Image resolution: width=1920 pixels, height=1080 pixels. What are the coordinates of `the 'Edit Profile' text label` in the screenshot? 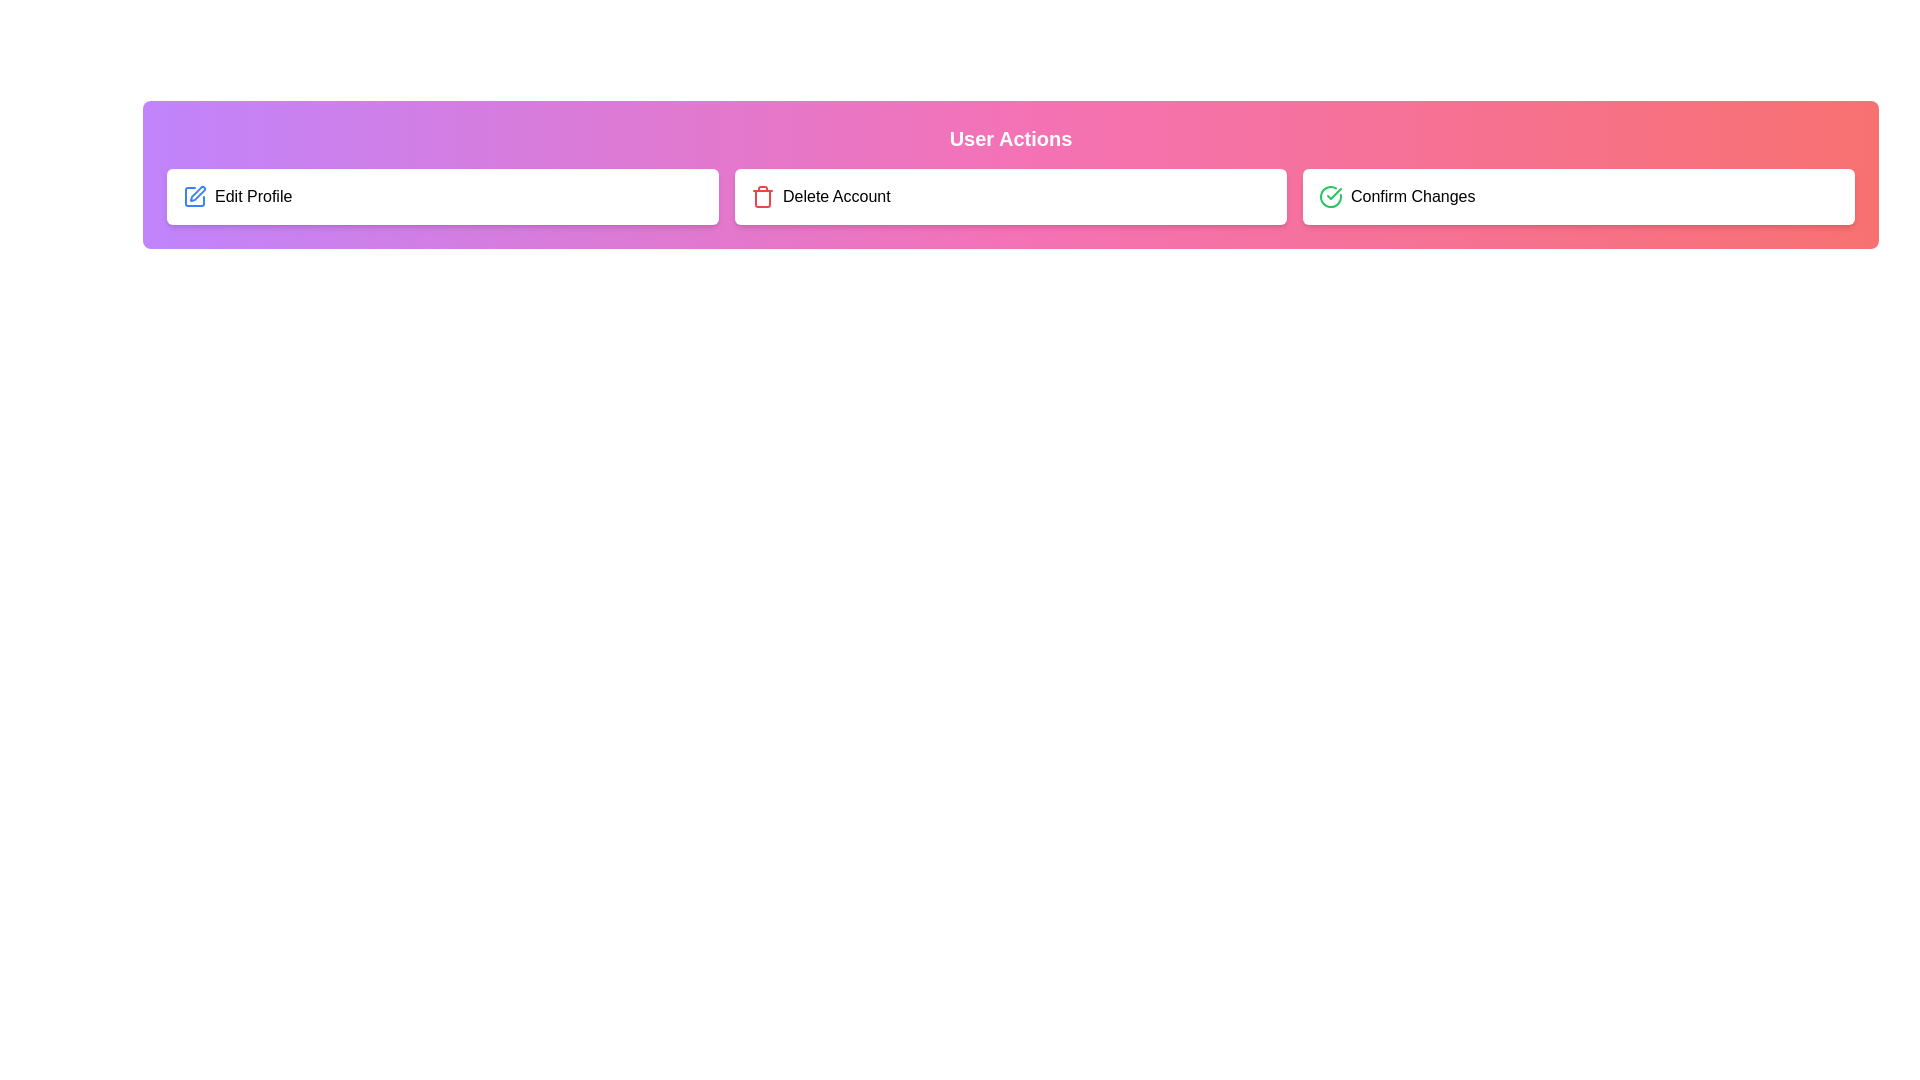 It's located at (252, 196).